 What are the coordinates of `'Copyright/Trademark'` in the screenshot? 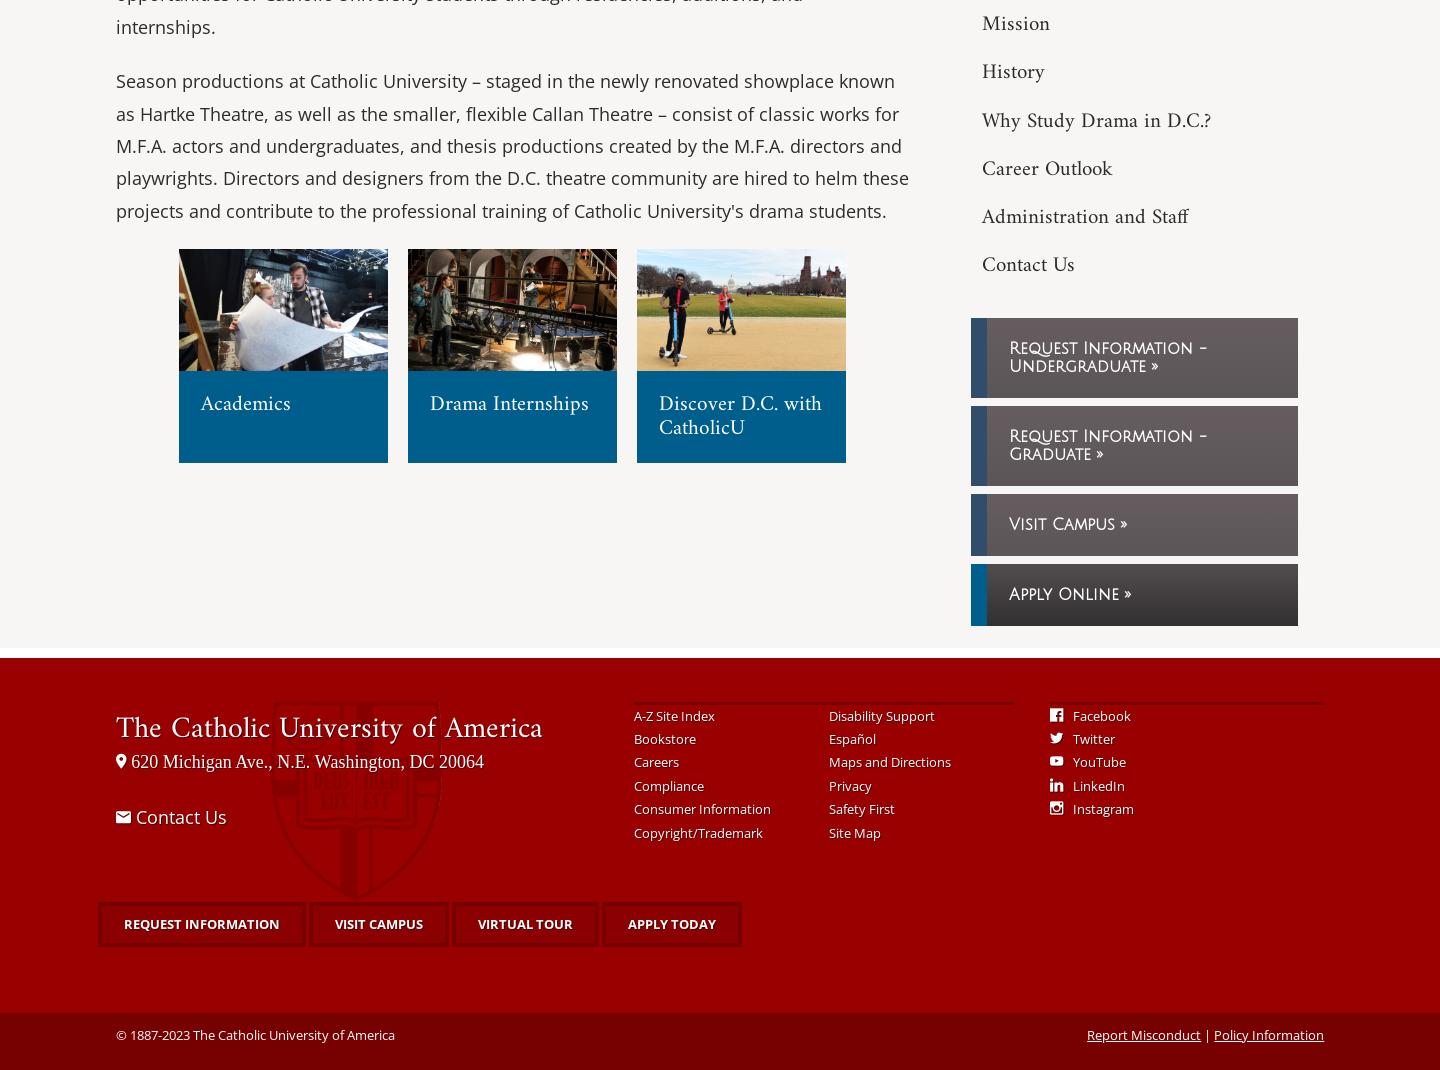 It's located at (633, 832).